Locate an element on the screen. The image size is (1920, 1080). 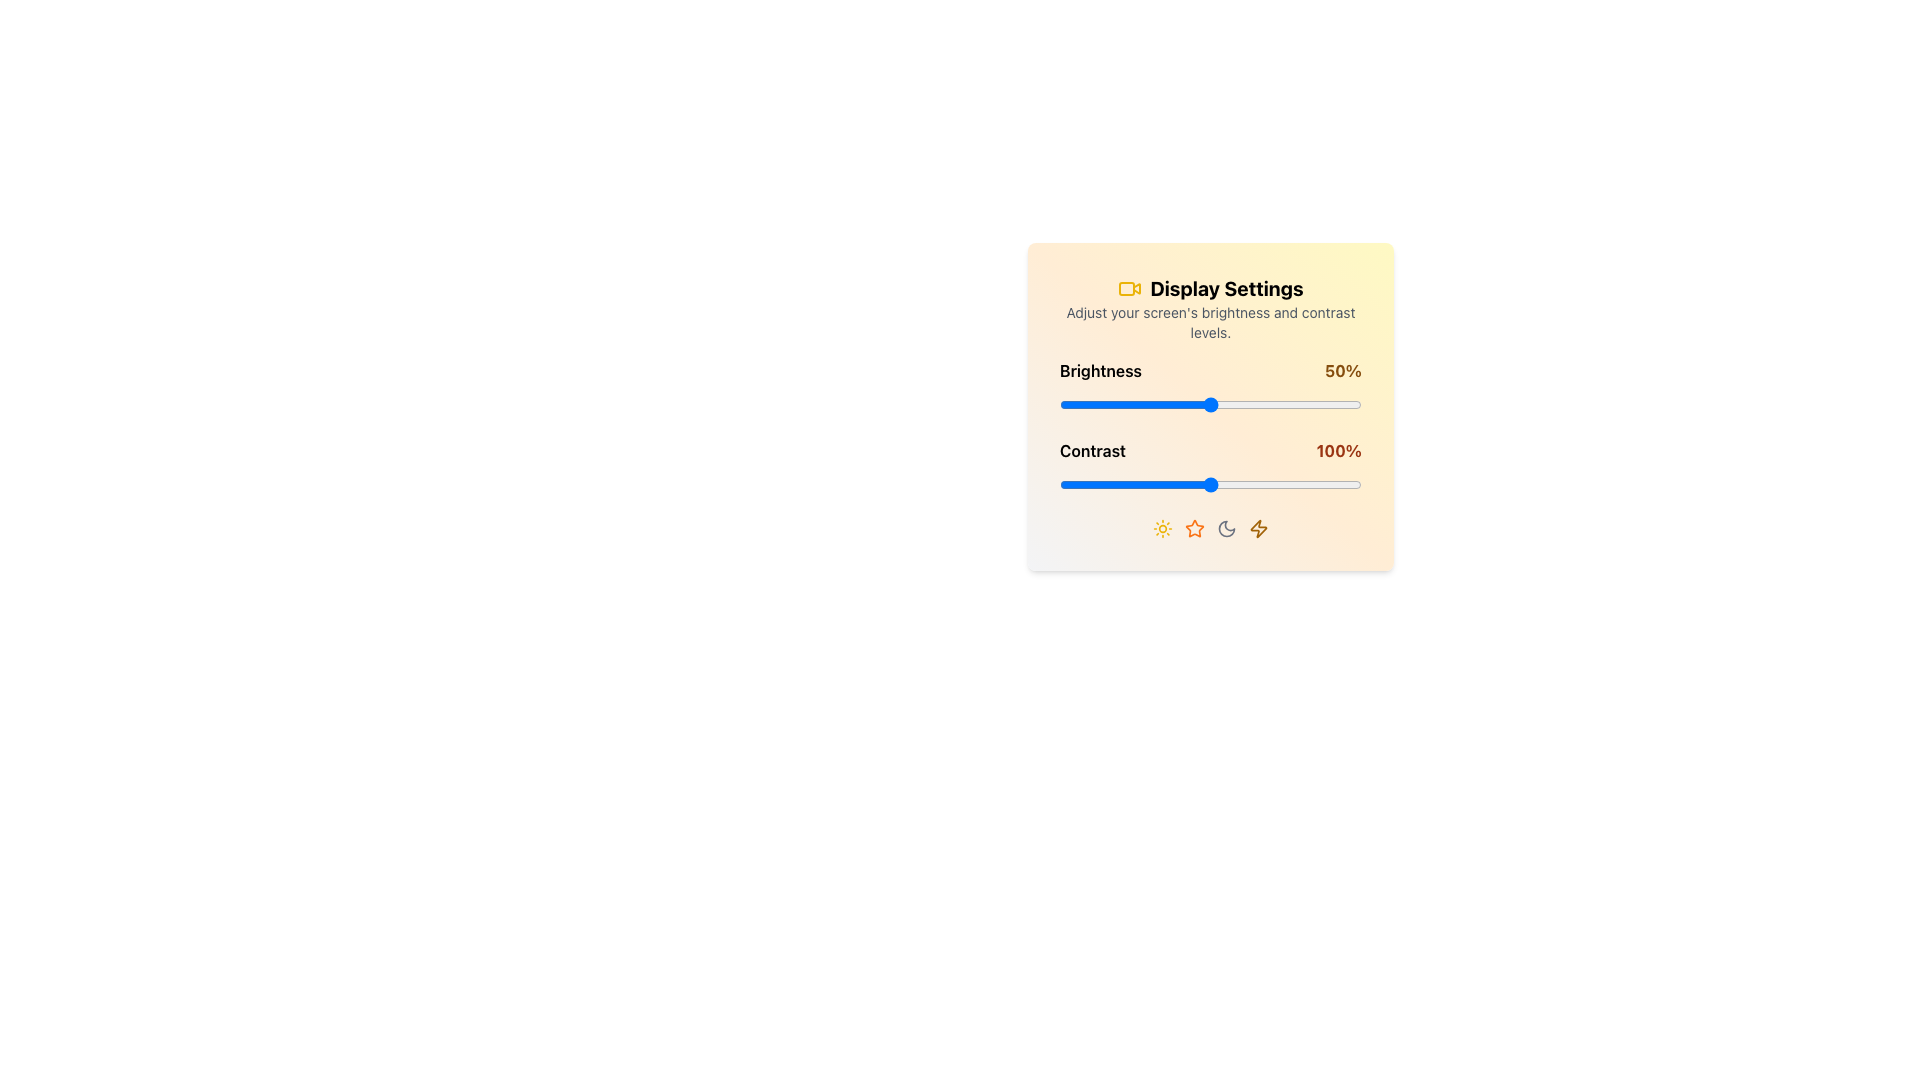
the contrast level is located at coordinates (1240, 485).